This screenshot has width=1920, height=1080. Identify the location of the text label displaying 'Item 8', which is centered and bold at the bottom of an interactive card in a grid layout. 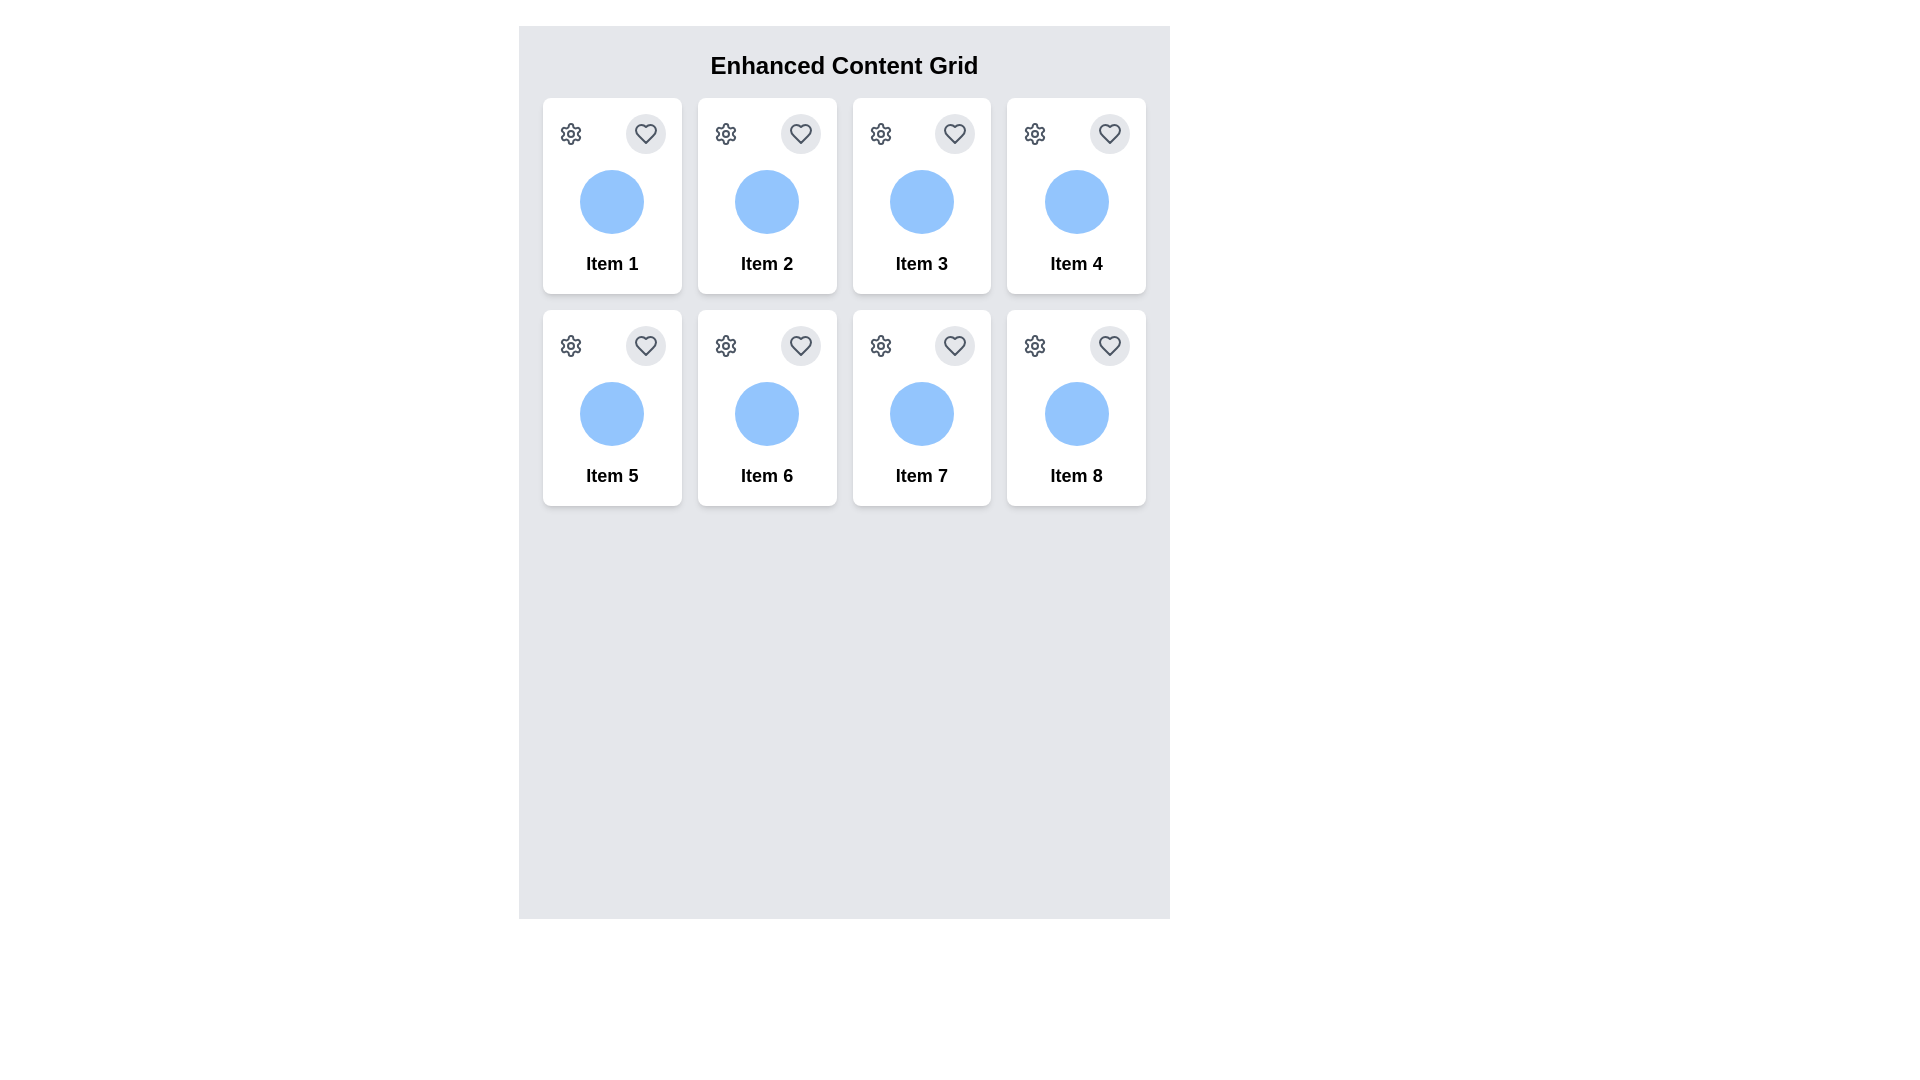
(1075, 475).